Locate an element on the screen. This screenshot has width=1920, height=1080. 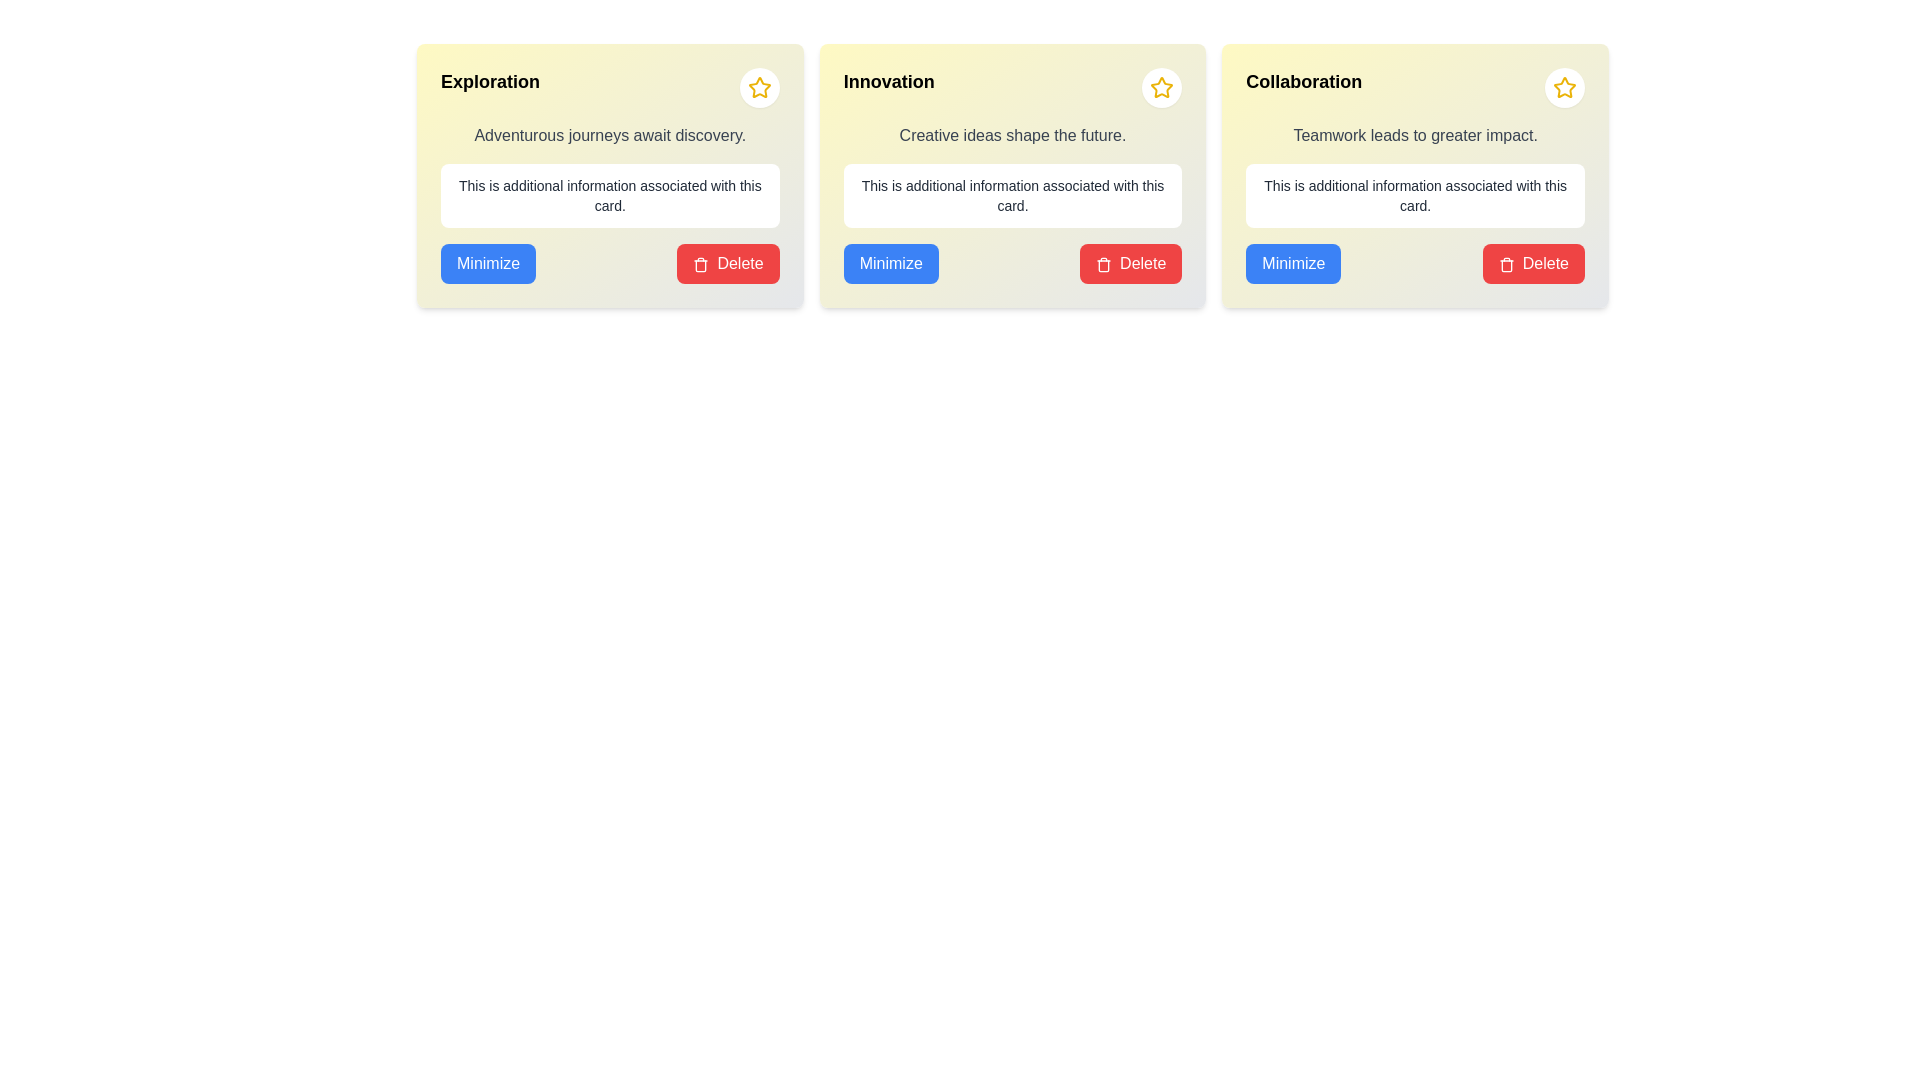
header text label that emphasizes 'Collaboration', located at the top of the third card in a horizontal layout, above the description text 'Teamwork leads to greater impact.' is located at coordinates (1304, 87).